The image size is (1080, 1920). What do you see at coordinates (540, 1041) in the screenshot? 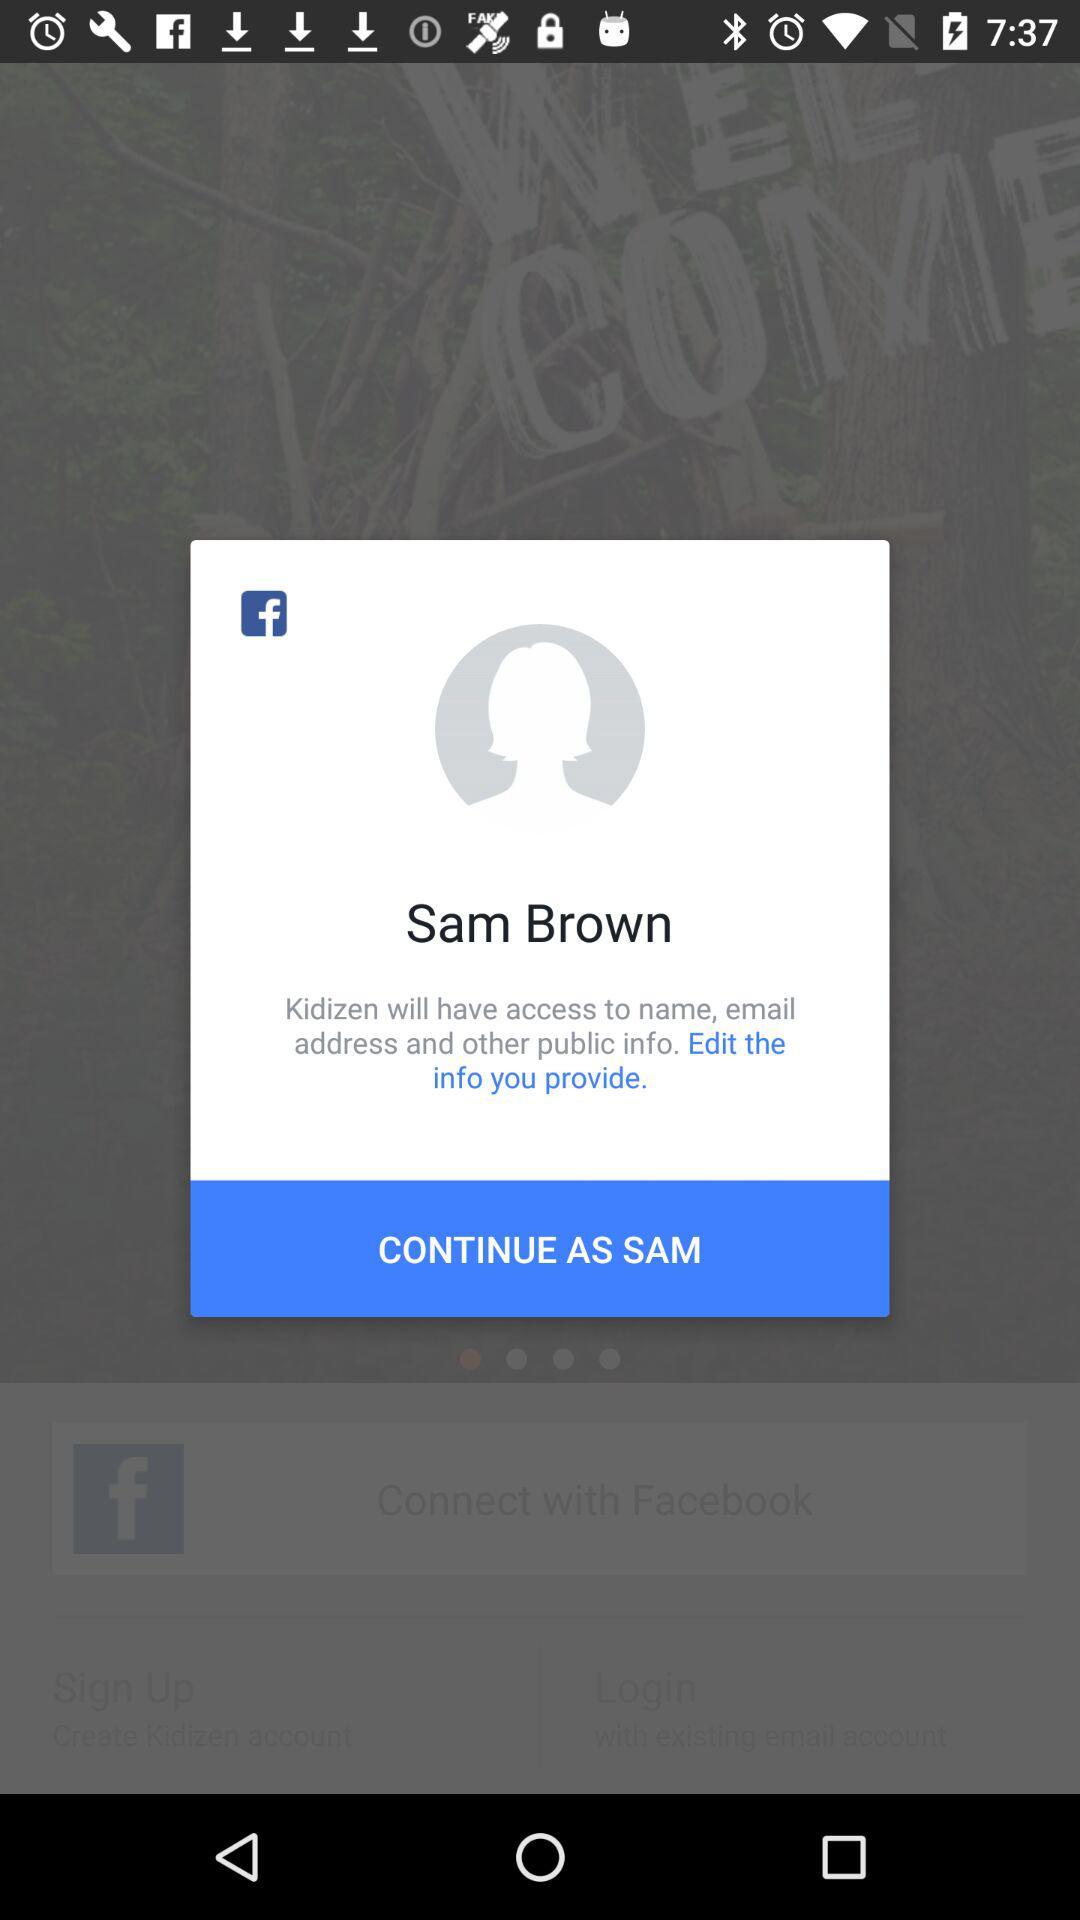
I see `icon below the sam brown item` at bounding box center [540, 1041].